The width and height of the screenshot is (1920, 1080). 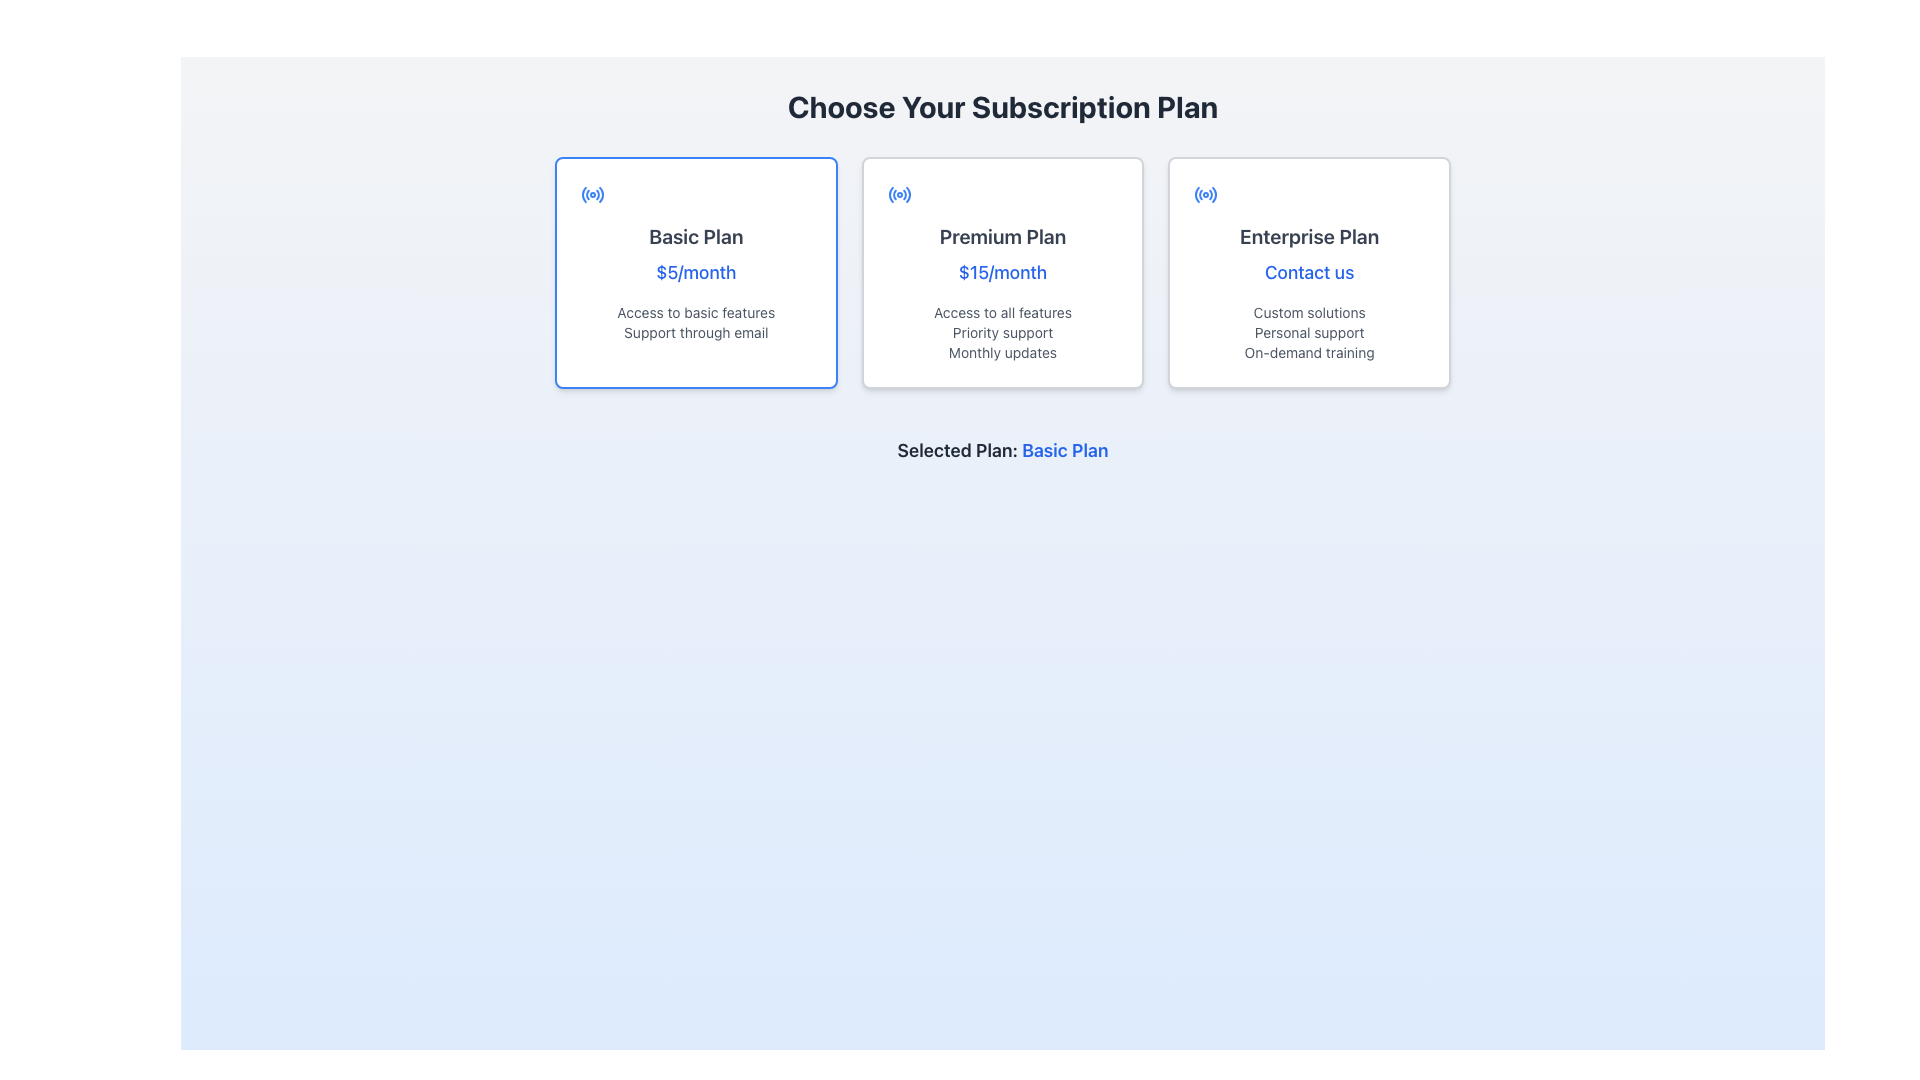 What do you see at coordinates (1309, 312) in the screenshot?
I see `the descriptive text label that highlights features of the 'Enterprise Plan' subscription option, located in the middle-right section of the interface` at bounding box center [1309, 312].